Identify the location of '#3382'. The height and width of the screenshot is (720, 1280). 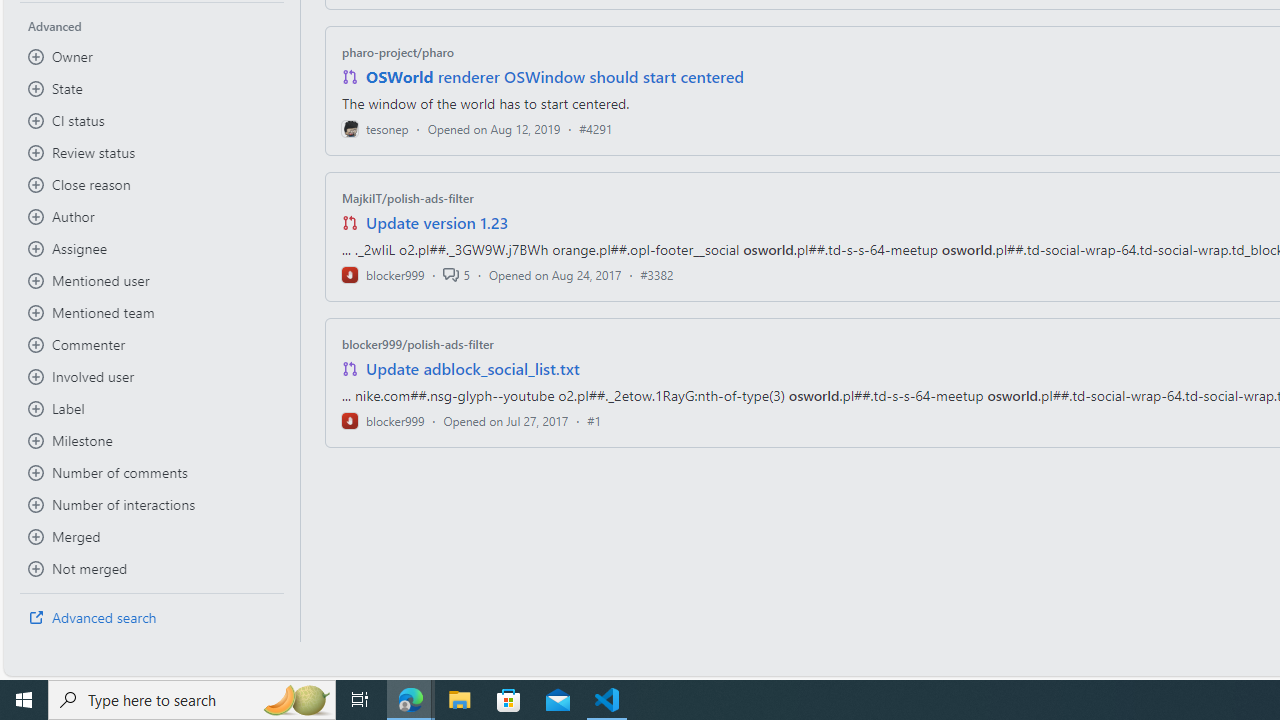
(657, 274).